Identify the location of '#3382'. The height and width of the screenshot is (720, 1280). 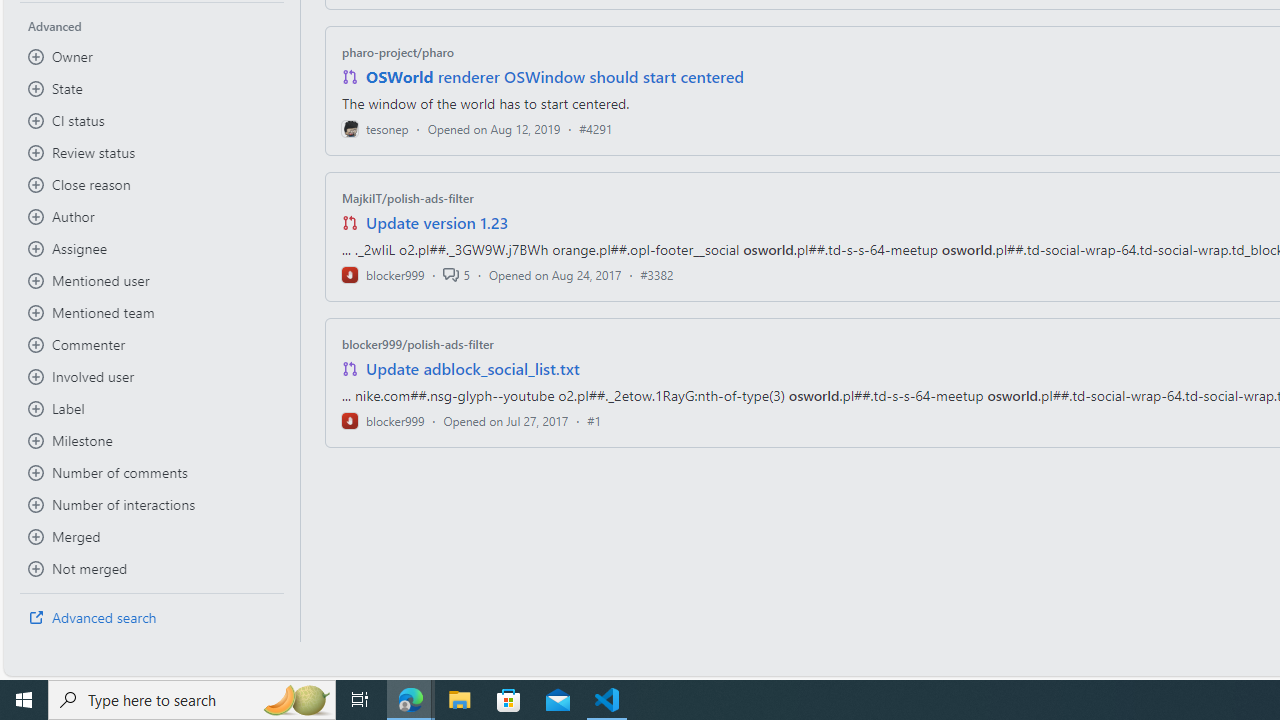
(657, 274).